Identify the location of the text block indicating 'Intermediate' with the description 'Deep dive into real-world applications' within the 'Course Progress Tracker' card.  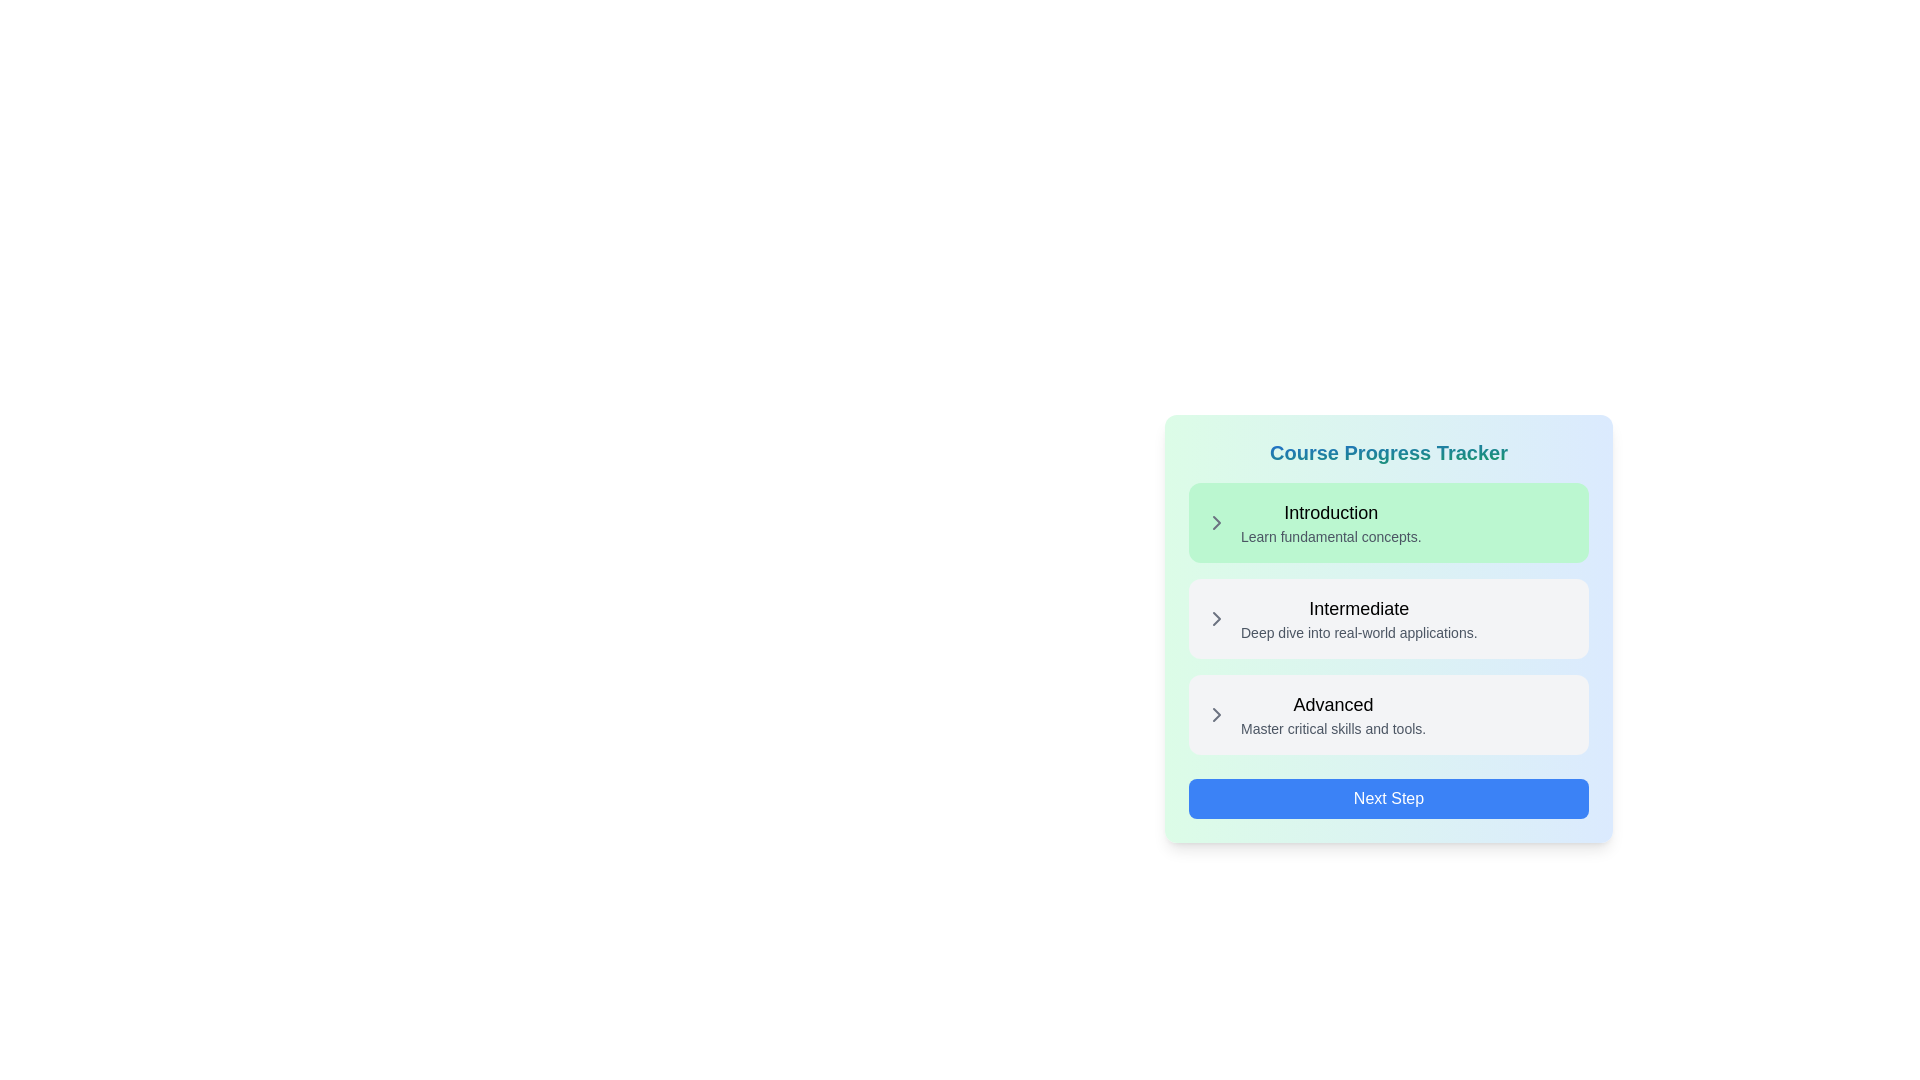
(1359, 617).